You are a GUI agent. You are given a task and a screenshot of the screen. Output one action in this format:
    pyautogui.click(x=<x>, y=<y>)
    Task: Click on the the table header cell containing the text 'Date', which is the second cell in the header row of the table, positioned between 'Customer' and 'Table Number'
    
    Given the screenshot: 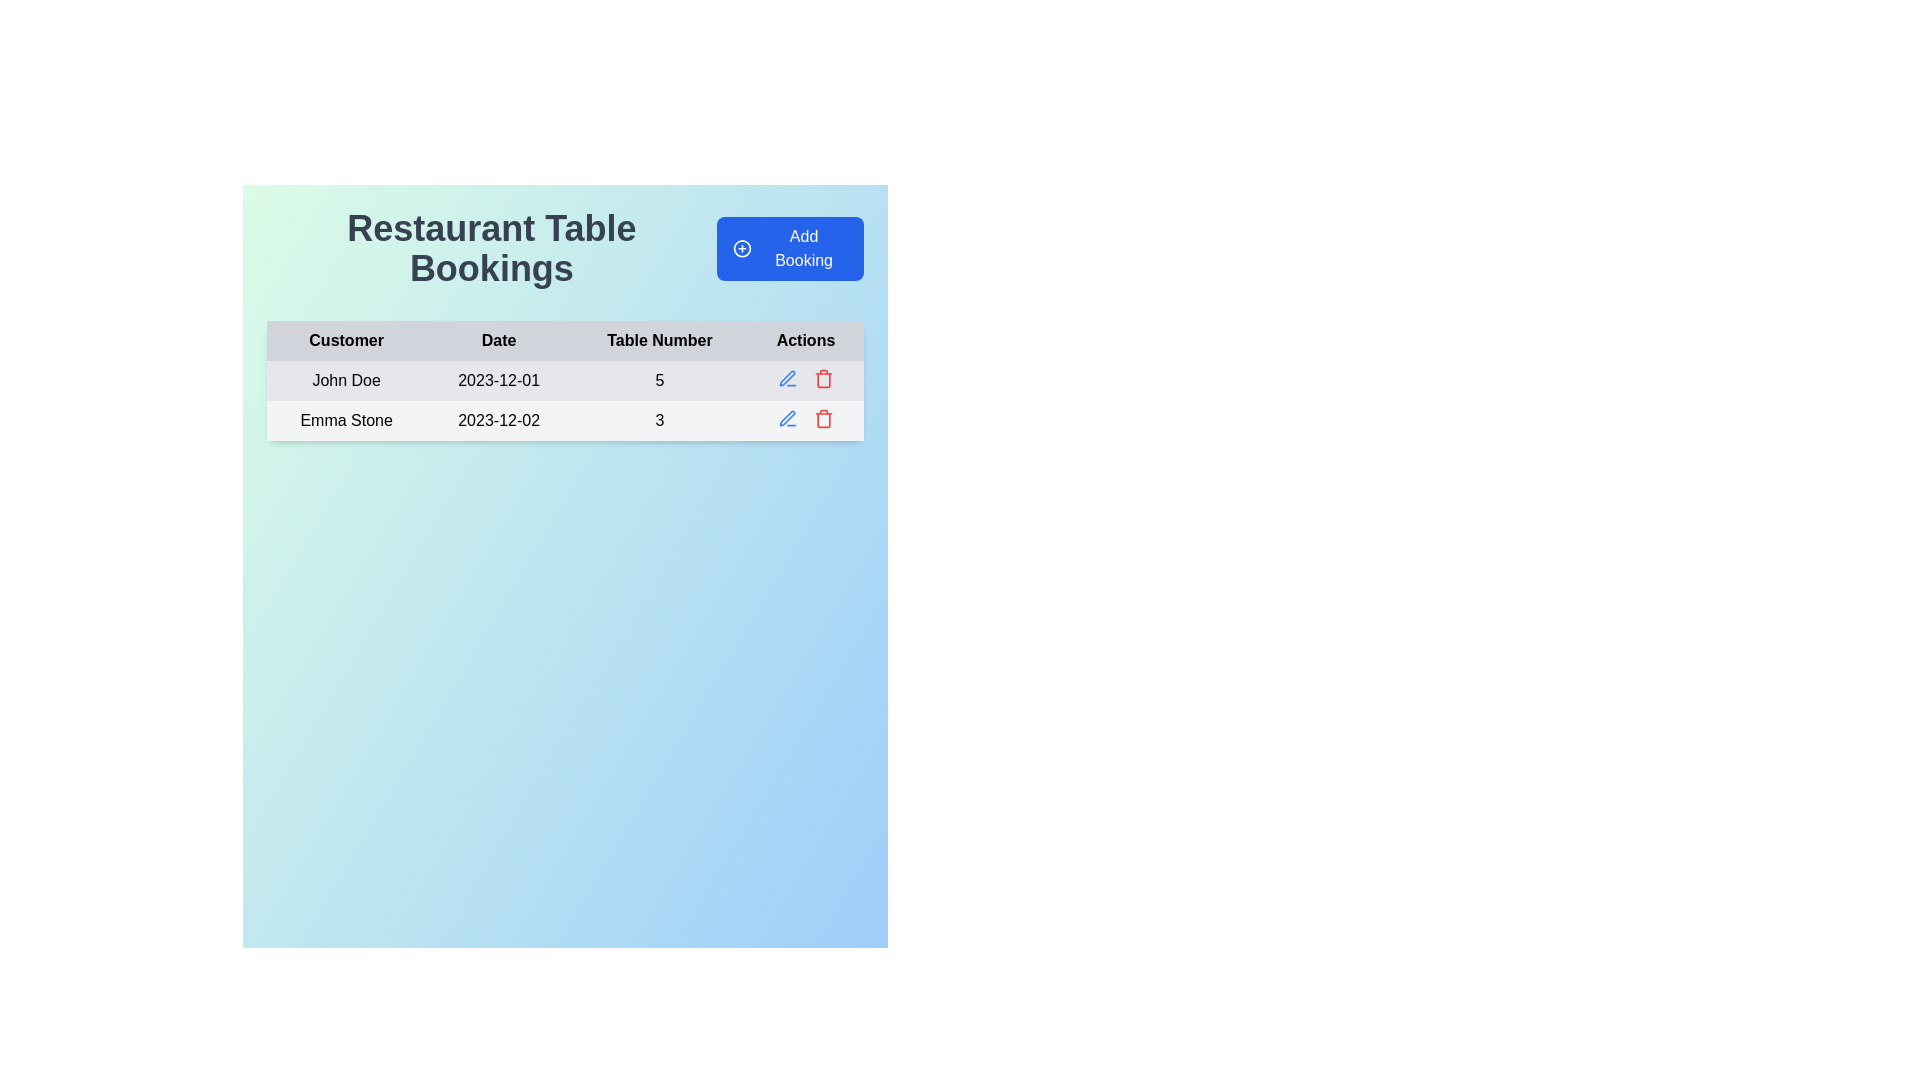 What is the action you would take?
    pyautogui.click(x=499, y=339)
    